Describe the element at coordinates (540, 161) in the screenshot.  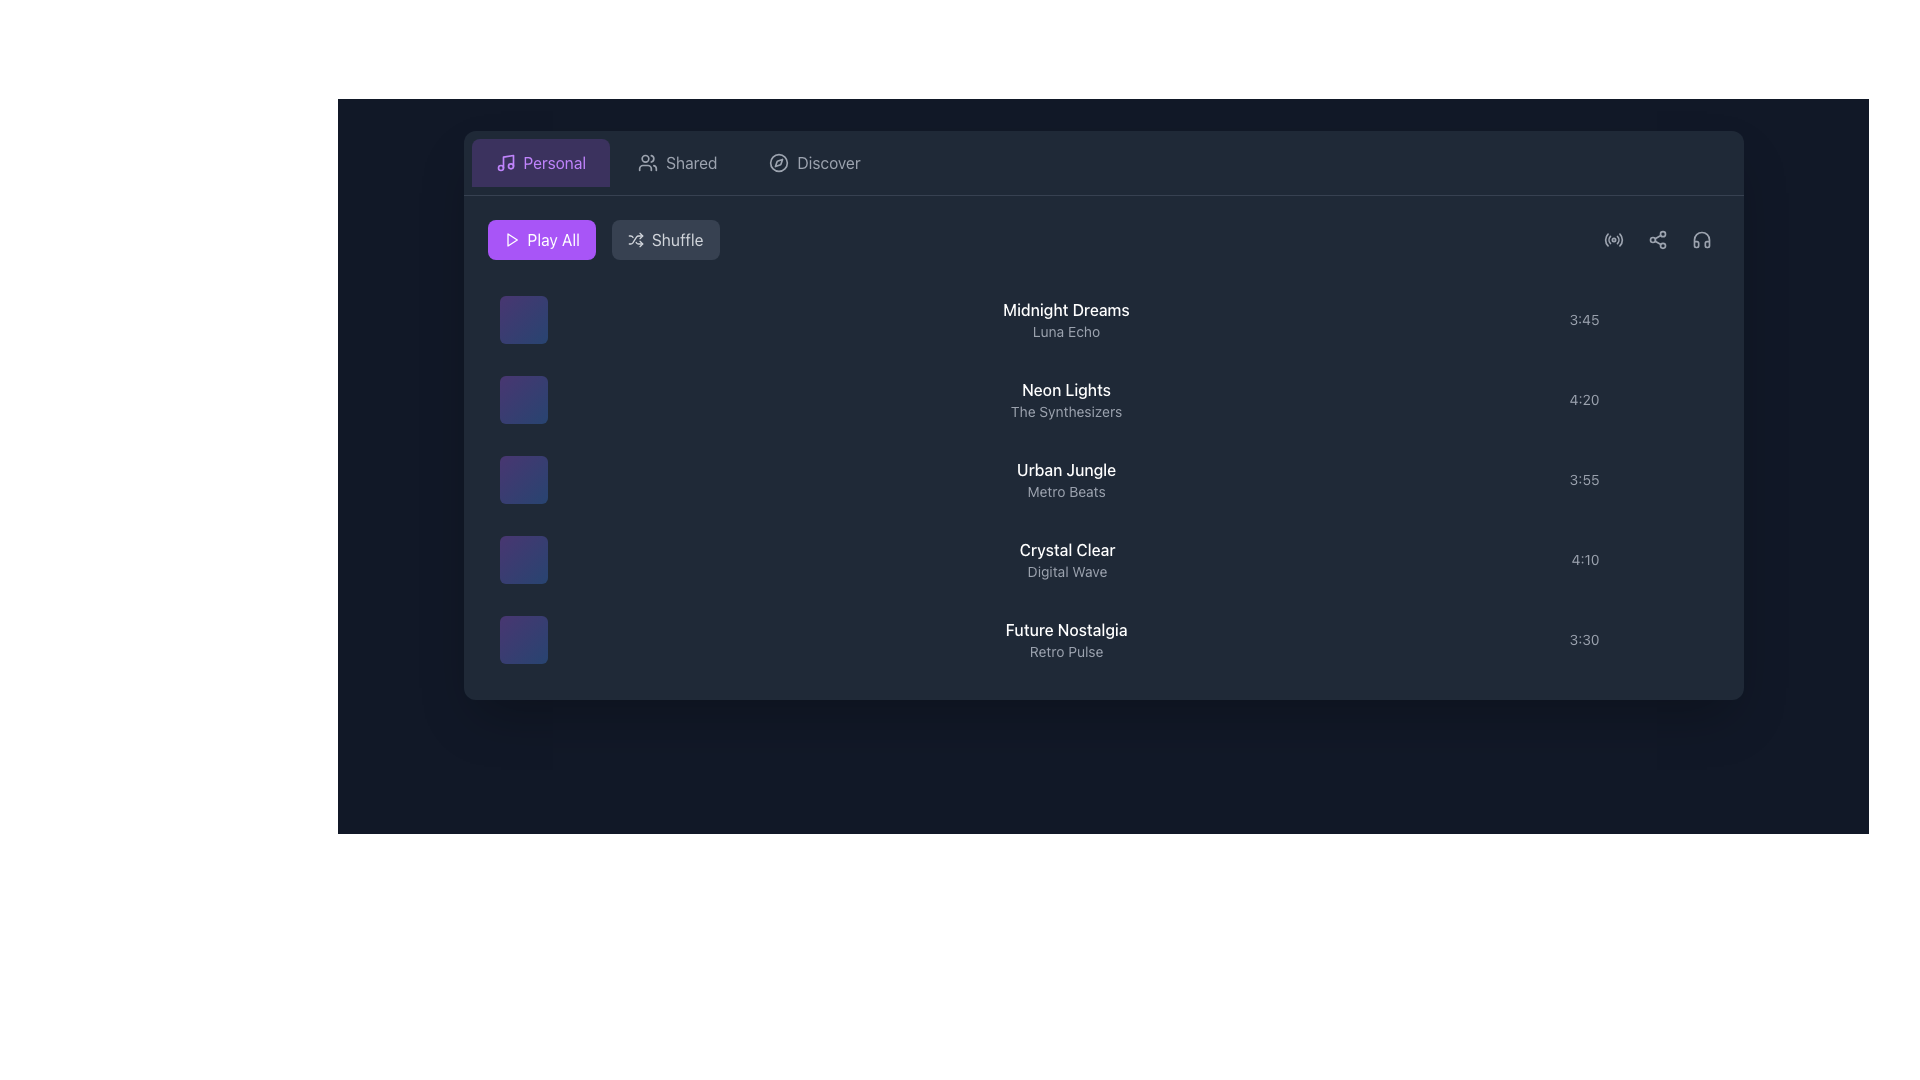
I see `the first button in the horizontal layout at the top-left corner of the application interface` at that location.